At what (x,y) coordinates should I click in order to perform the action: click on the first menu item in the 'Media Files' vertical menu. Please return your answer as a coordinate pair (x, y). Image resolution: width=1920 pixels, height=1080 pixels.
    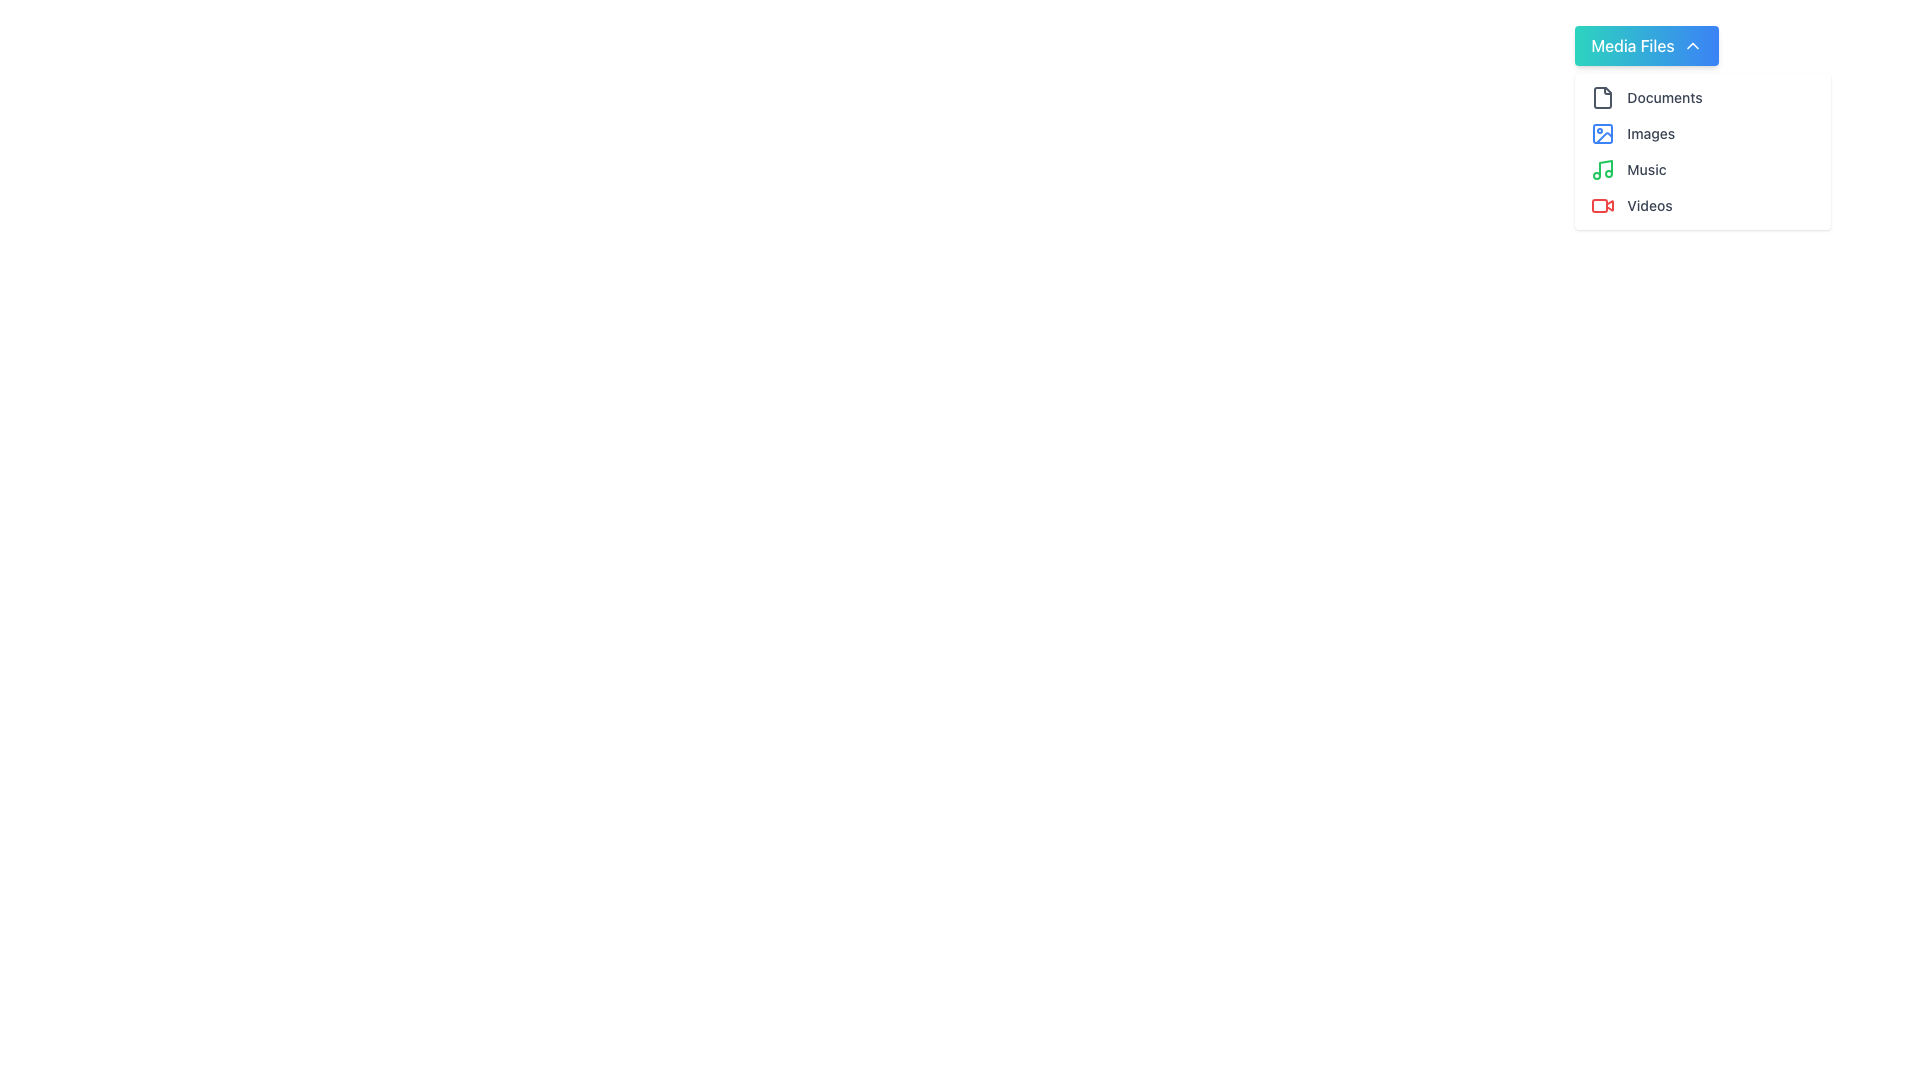
    Looking at the image, I should click on (1702, 97).